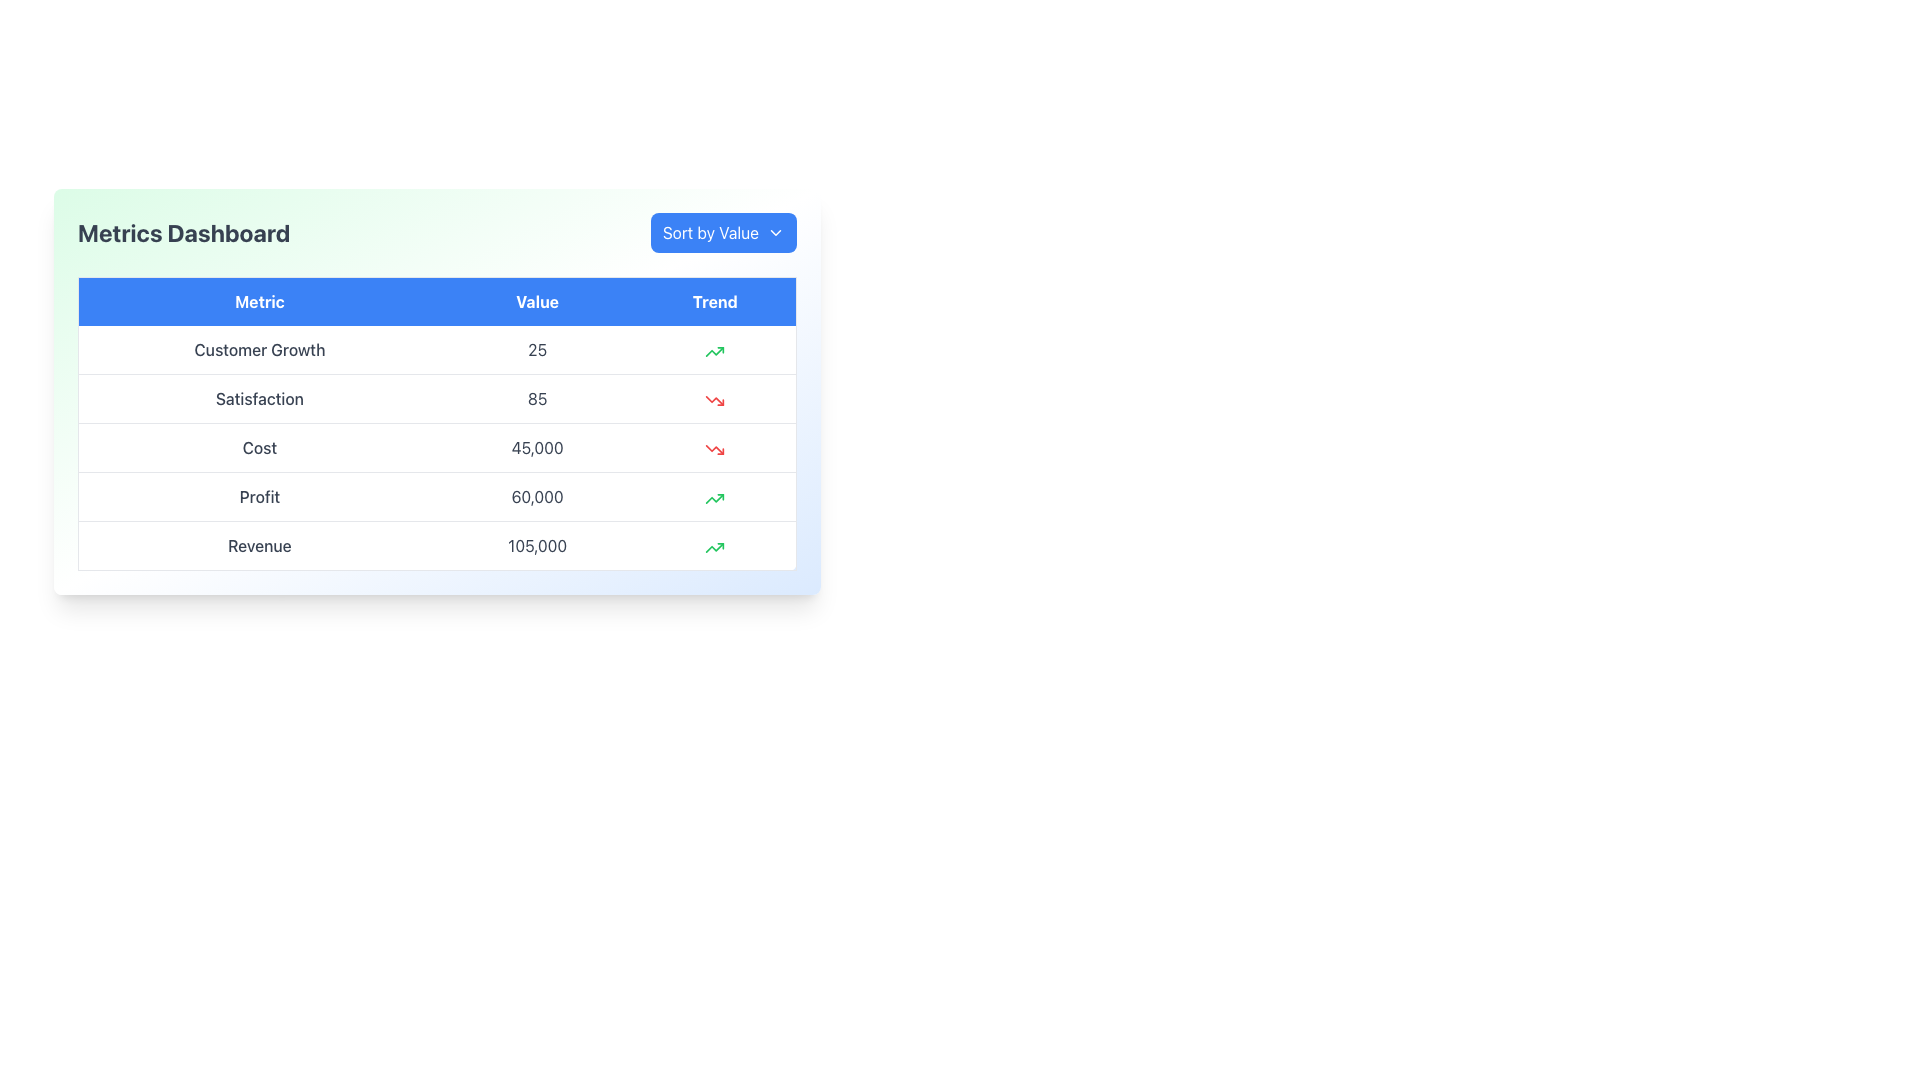 This screenshot has width=1920, height=1080. I want to click on the 'Customer Growth' text label located in the first row of the table under the 'Metric' header, so click(258, 349).